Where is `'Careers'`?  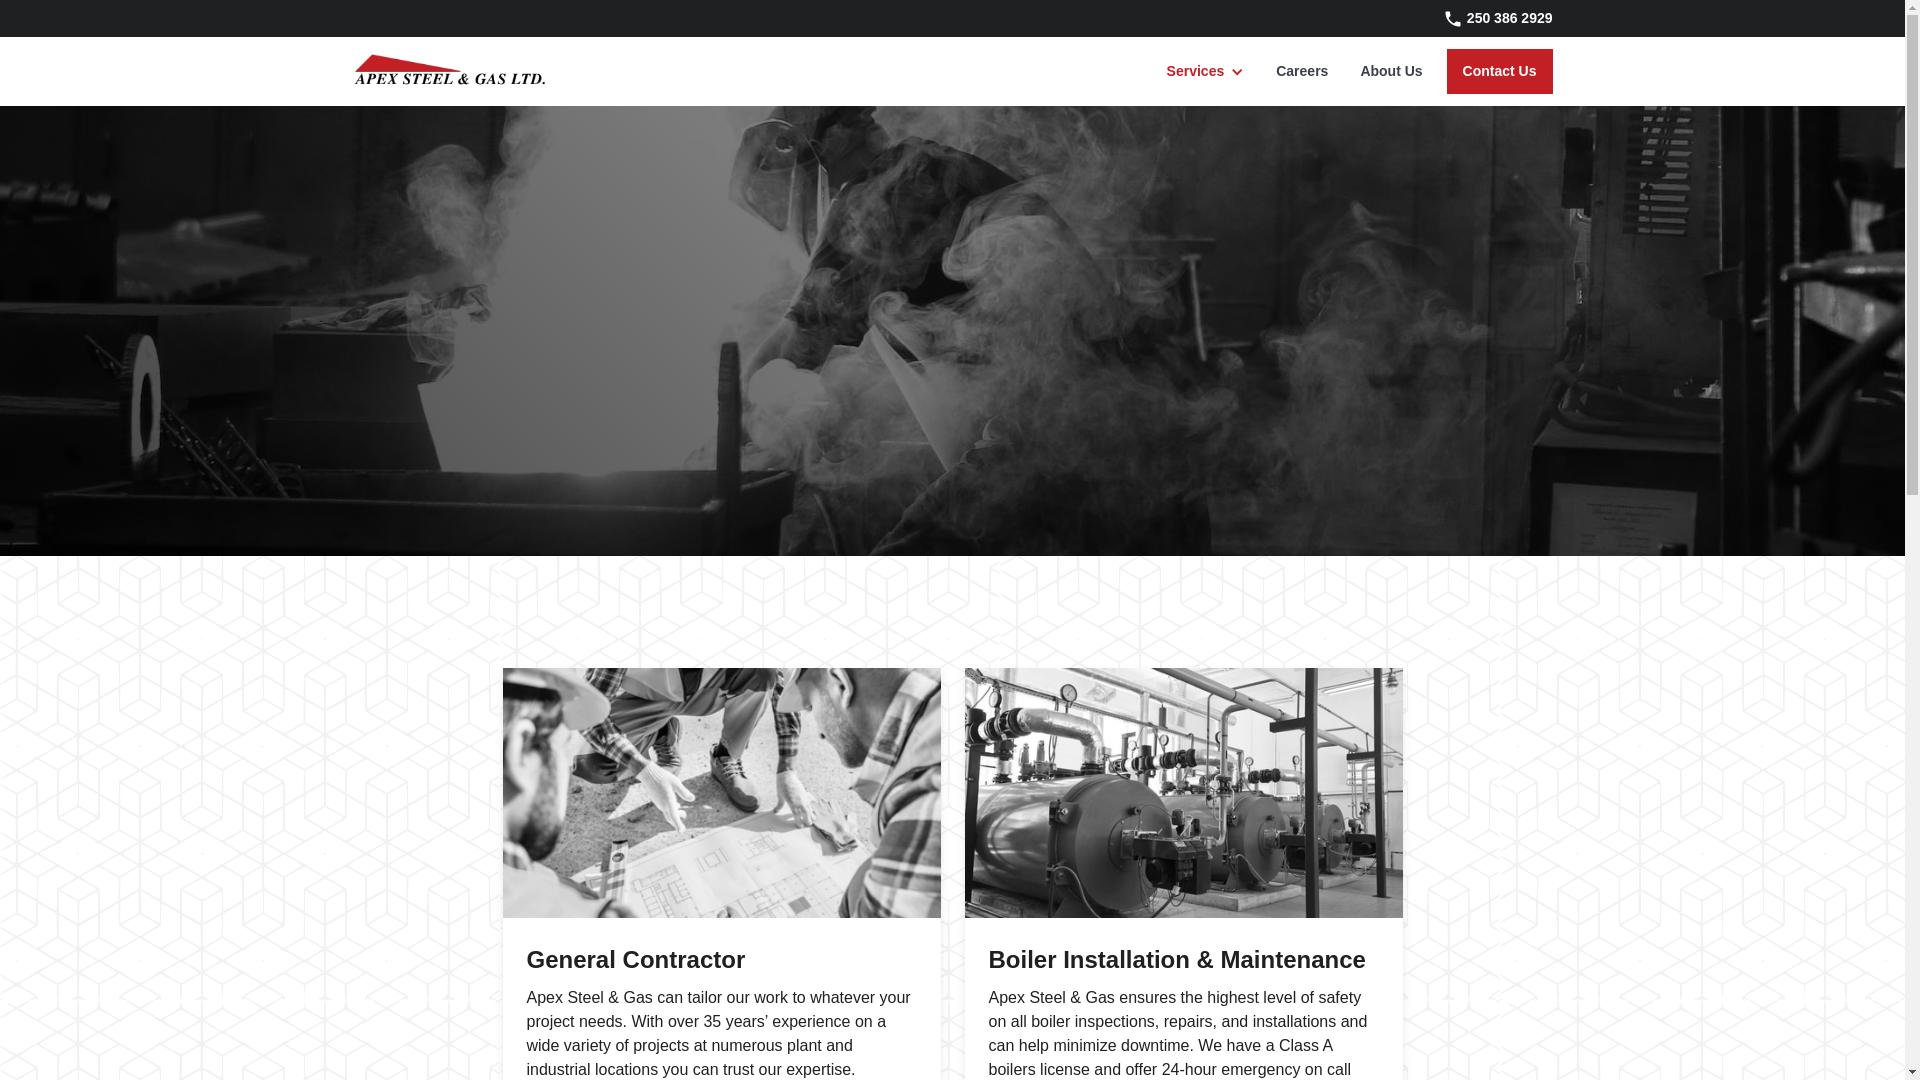 'Careers' is located at coordinates (1301, 70).